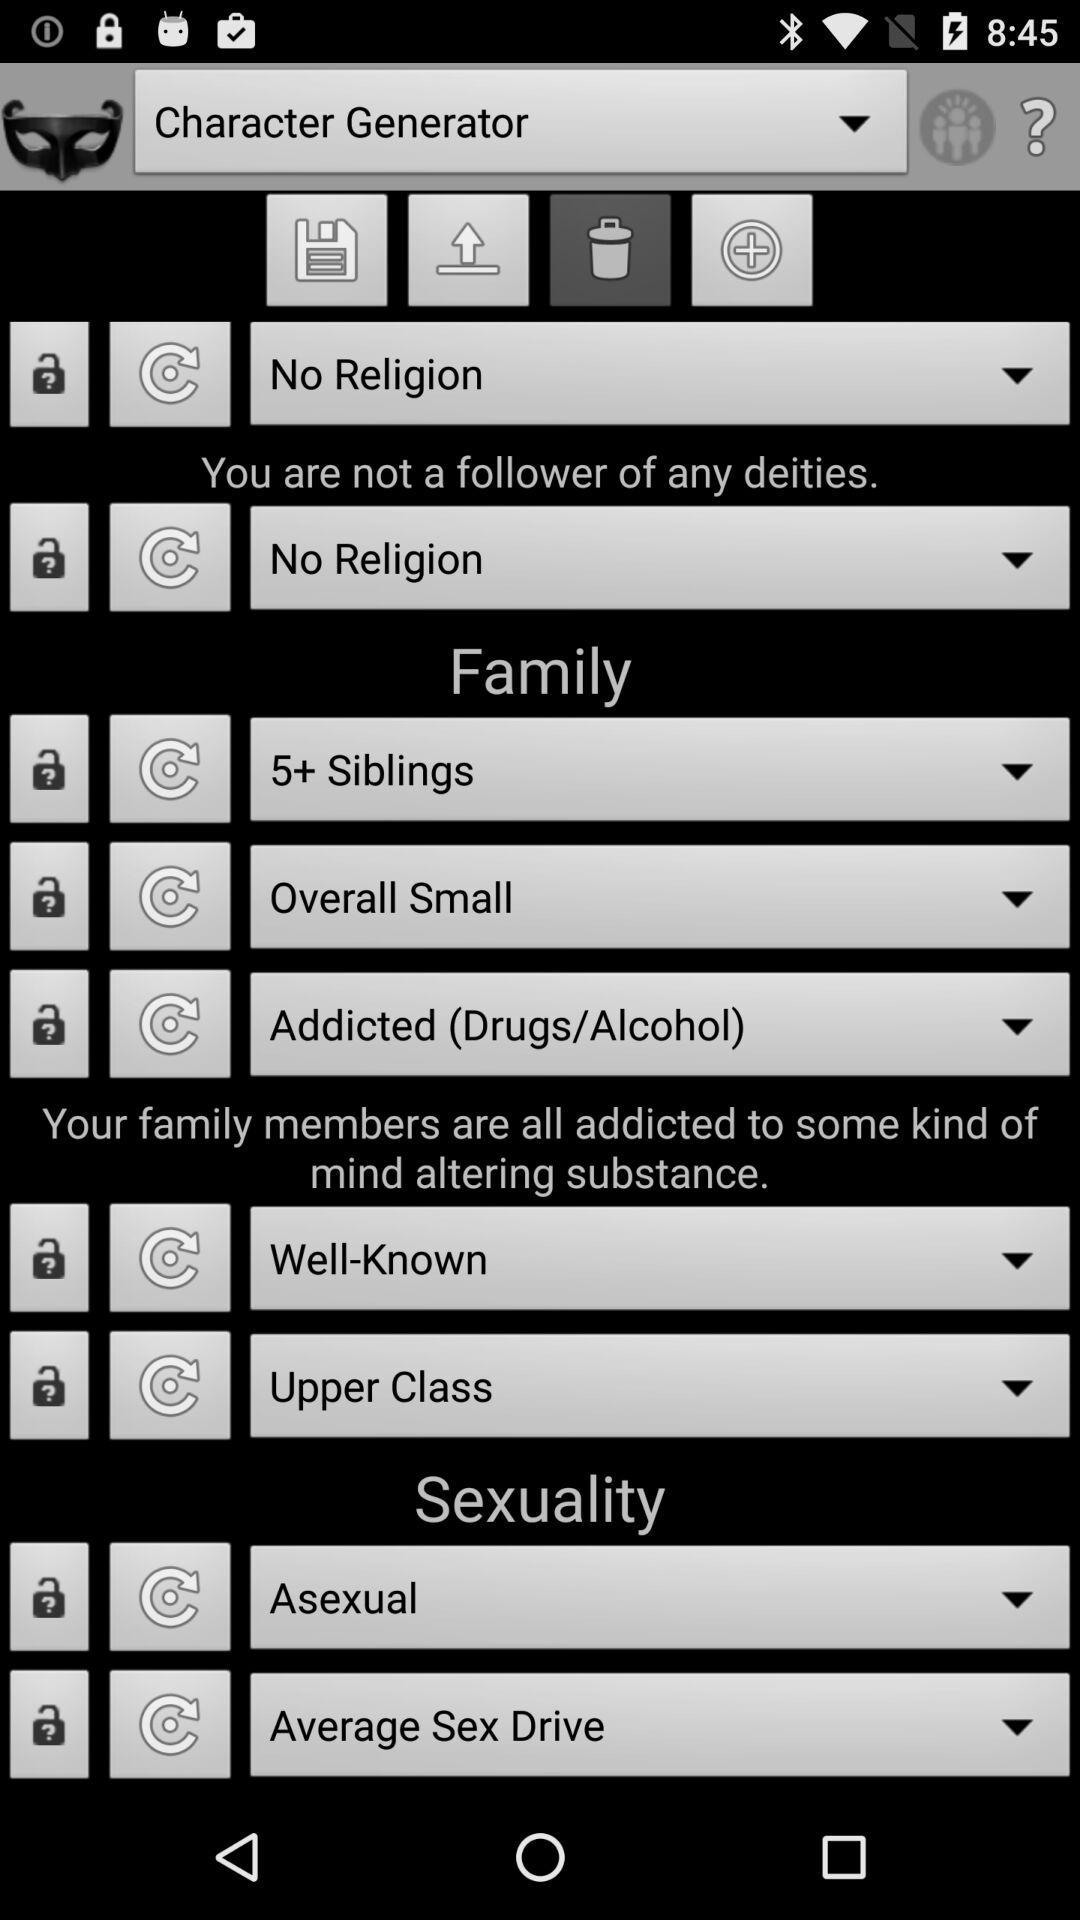 Image resolution: width=1080 pixels, height=1920 pixels. What do you see at coordinates (48, 901) in the screenshot?
I see `lock option` at bounding box center [48, 901].